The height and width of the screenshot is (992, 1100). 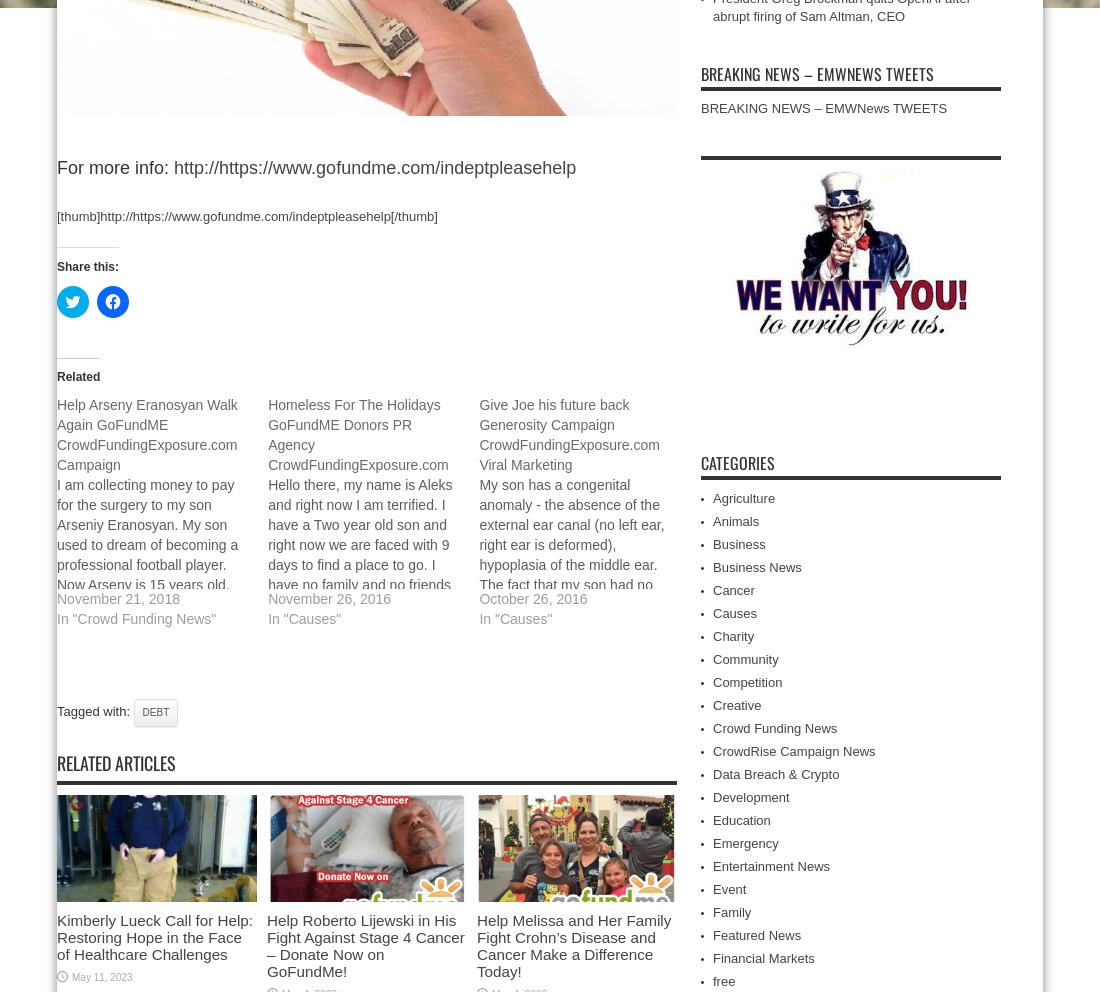 What do you see at coordinates (723, 981) in the screenshot?
I see `'free'` at bounding box center [723, 981].